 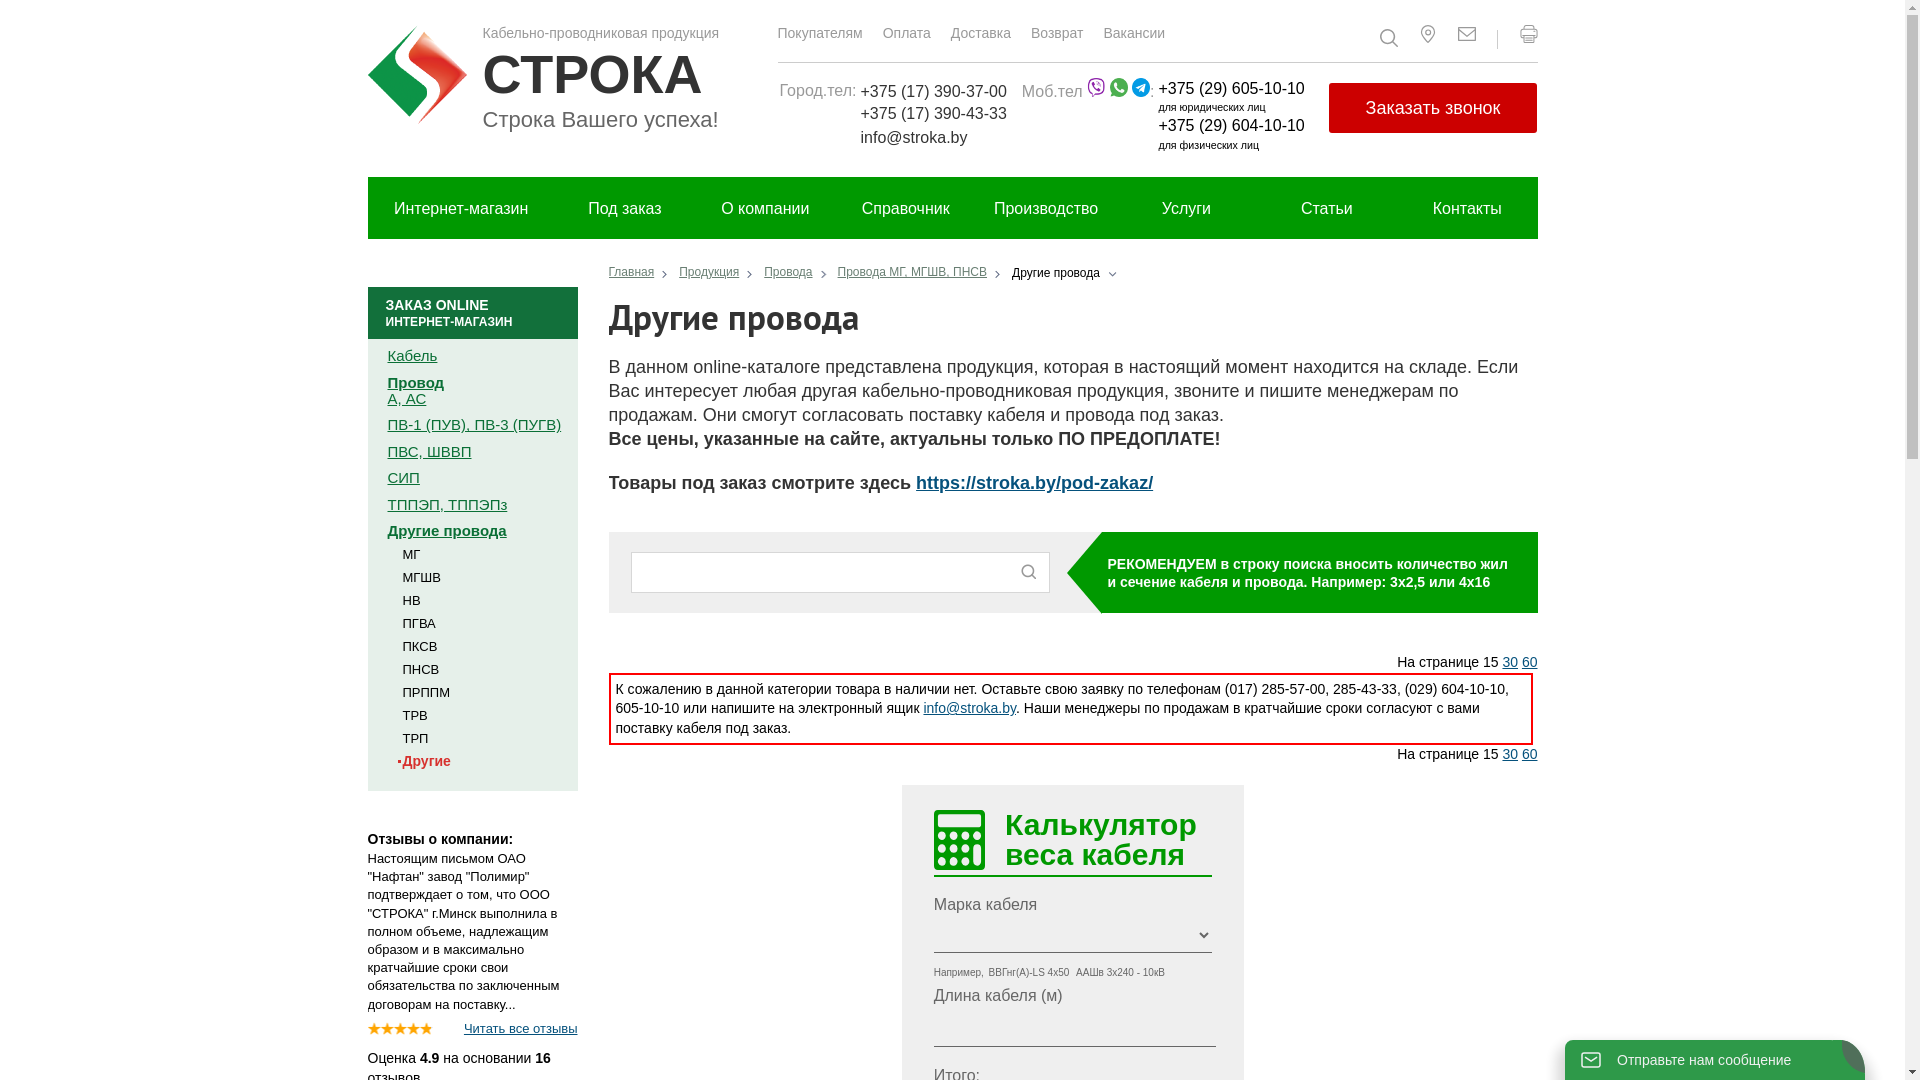 I want to click on 'viber (1).png', so click(x=1094, y=86).